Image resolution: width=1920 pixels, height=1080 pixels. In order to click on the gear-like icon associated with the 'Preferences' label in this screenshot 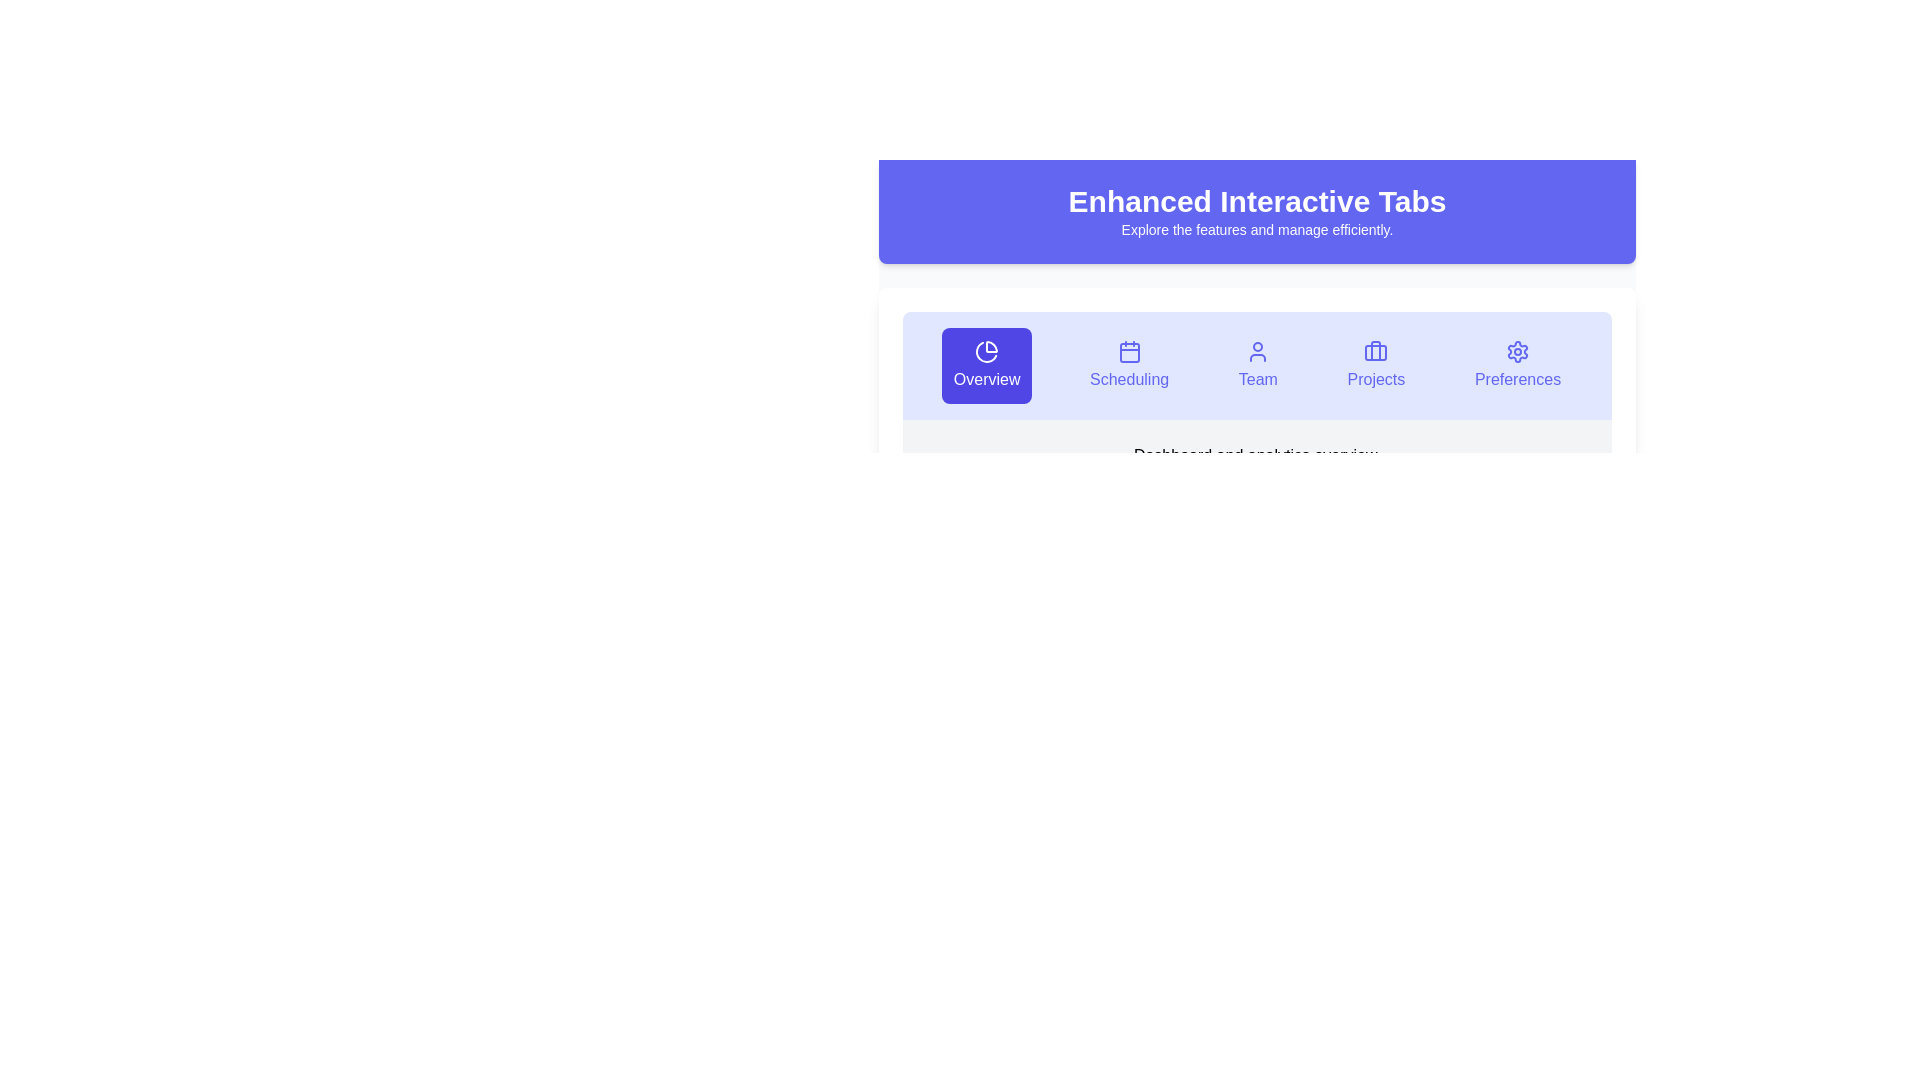, I will do `click(1517, 350)`.